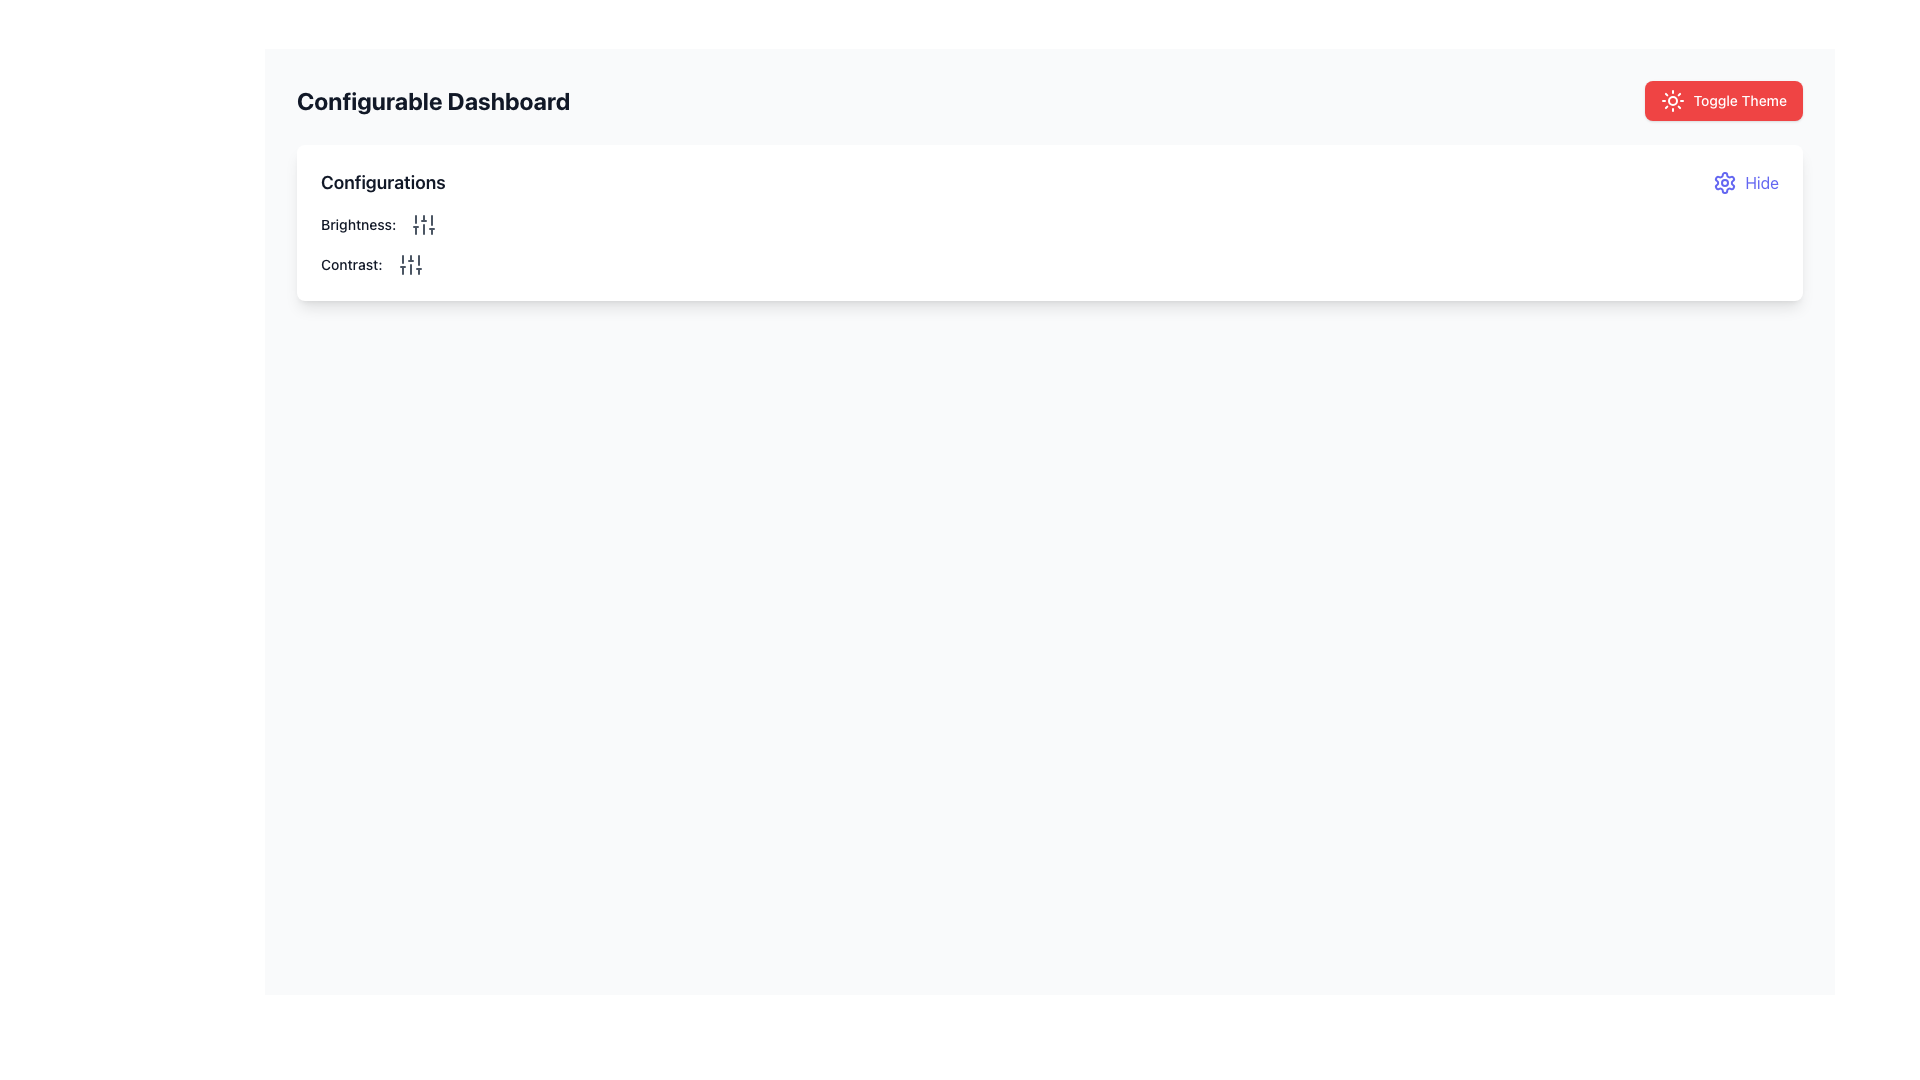  I want to click on the theme toggle button located in the top-right corner of the 'Configurable Dashboard' interface, so click(1723, 100).